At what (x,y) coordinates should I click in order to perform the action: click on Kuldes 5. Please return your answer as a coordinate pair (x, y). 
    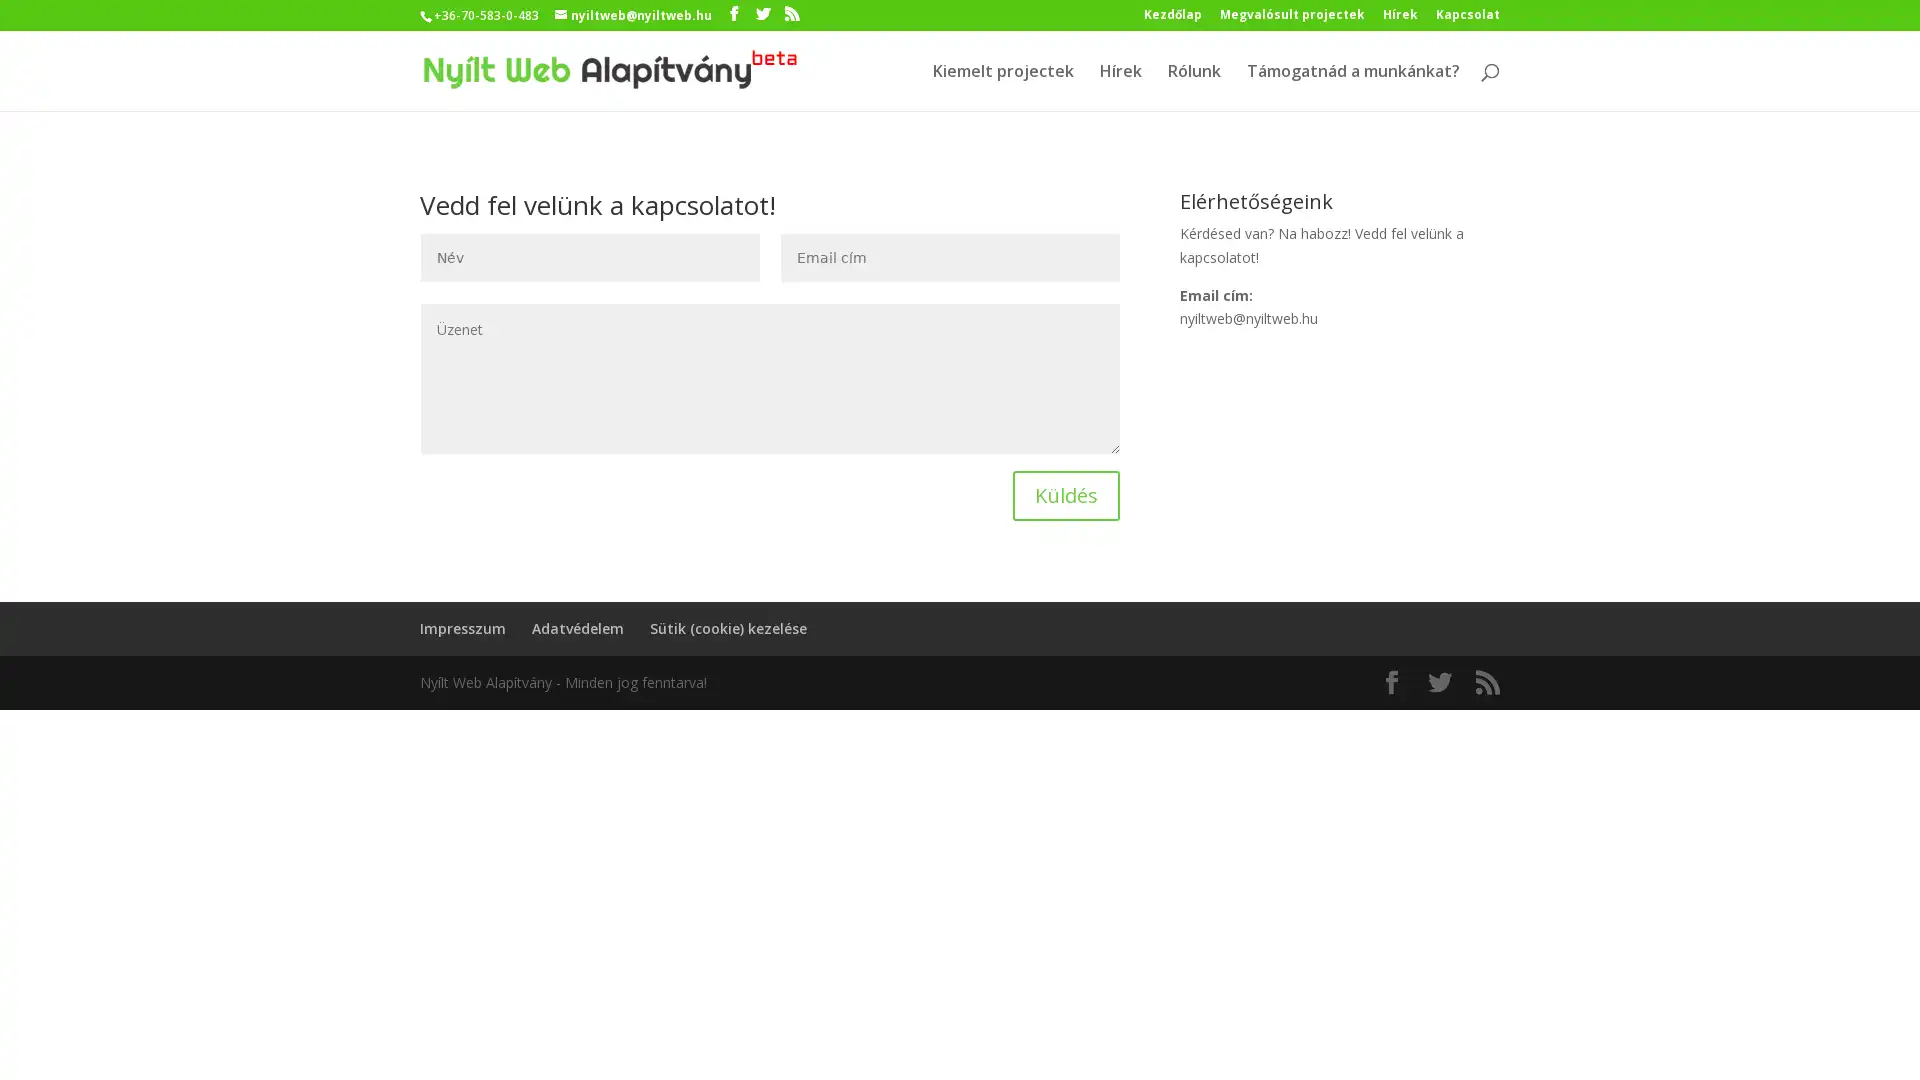
    Looking at the image, I should click on (1065, 495).